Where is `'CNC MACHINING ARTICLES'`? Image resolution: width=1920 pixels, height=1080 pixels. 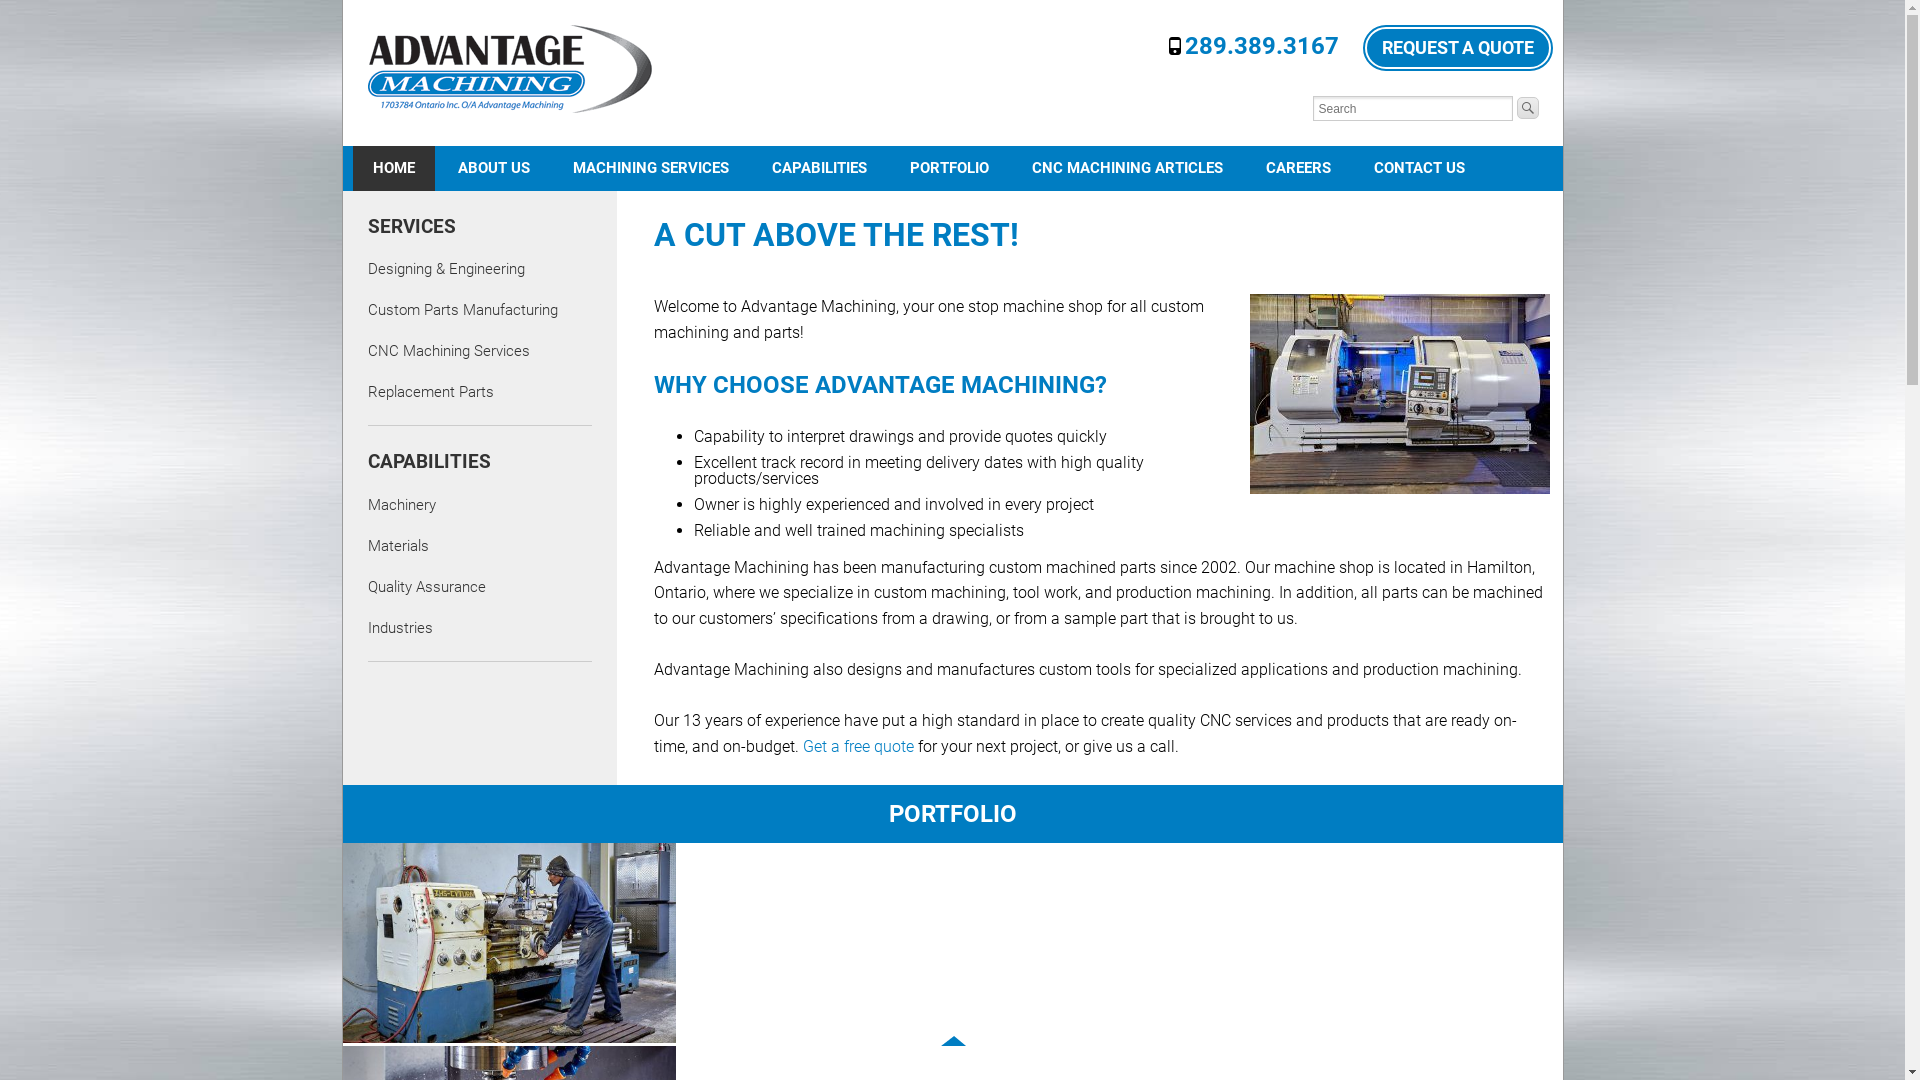 'CNC MACHINING ARTICLES' is located at coordinates (1127, 167).